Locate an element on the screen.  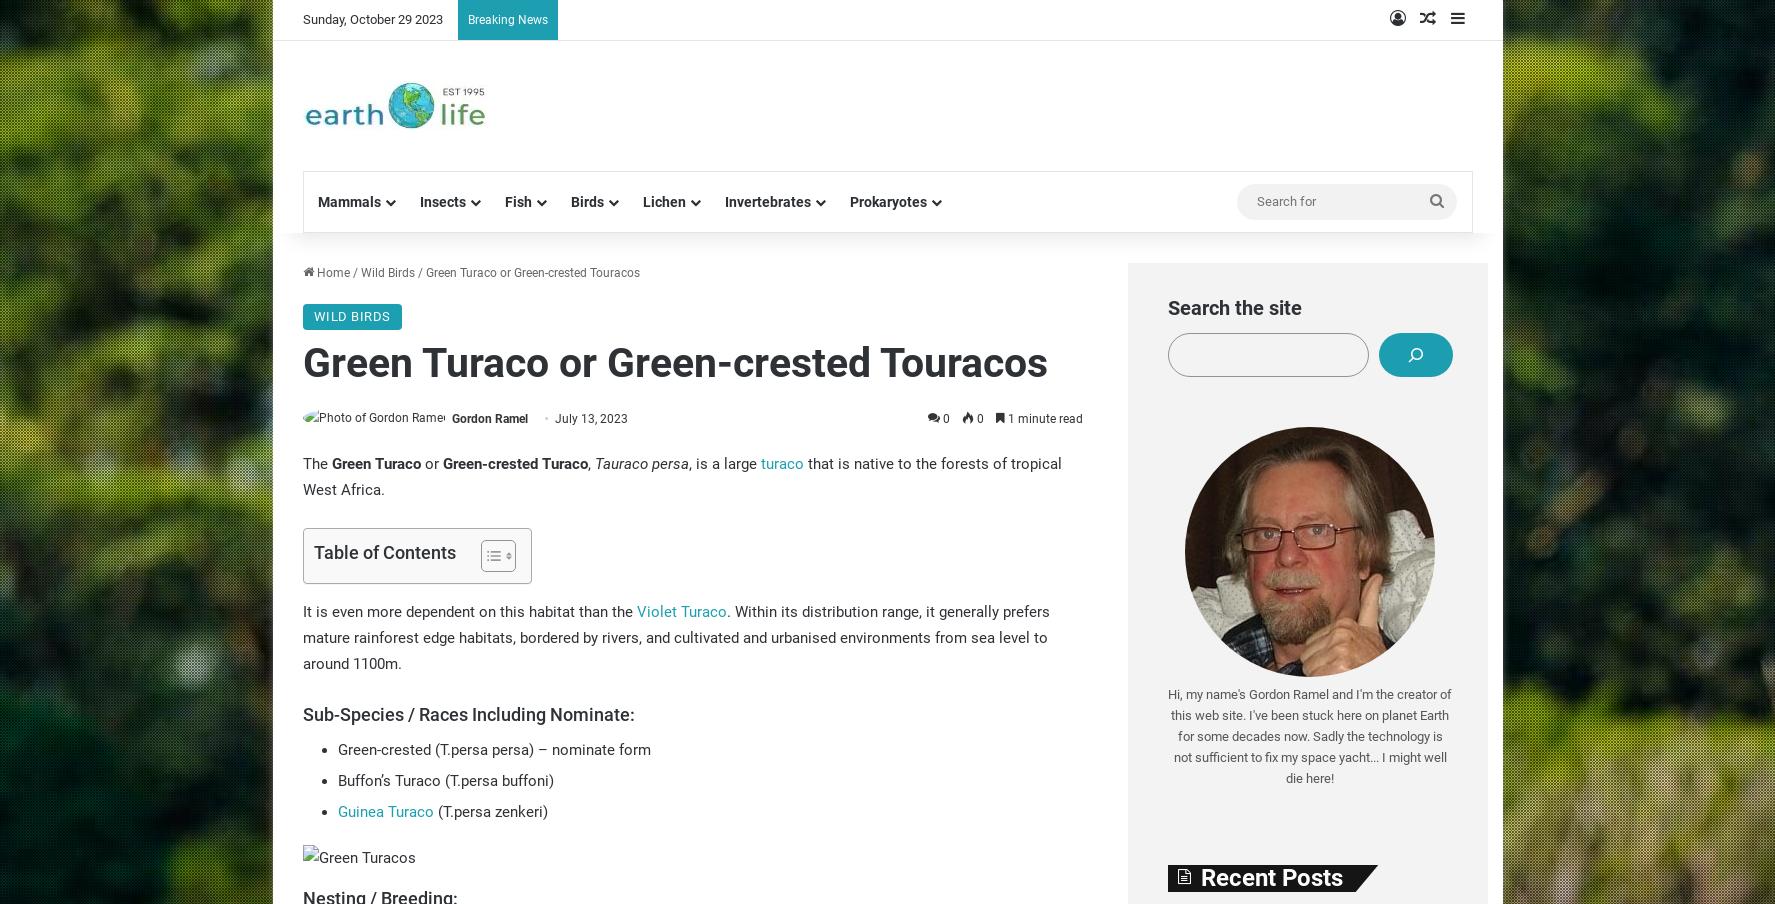
'Birds' is located at coordinates (586, 202).